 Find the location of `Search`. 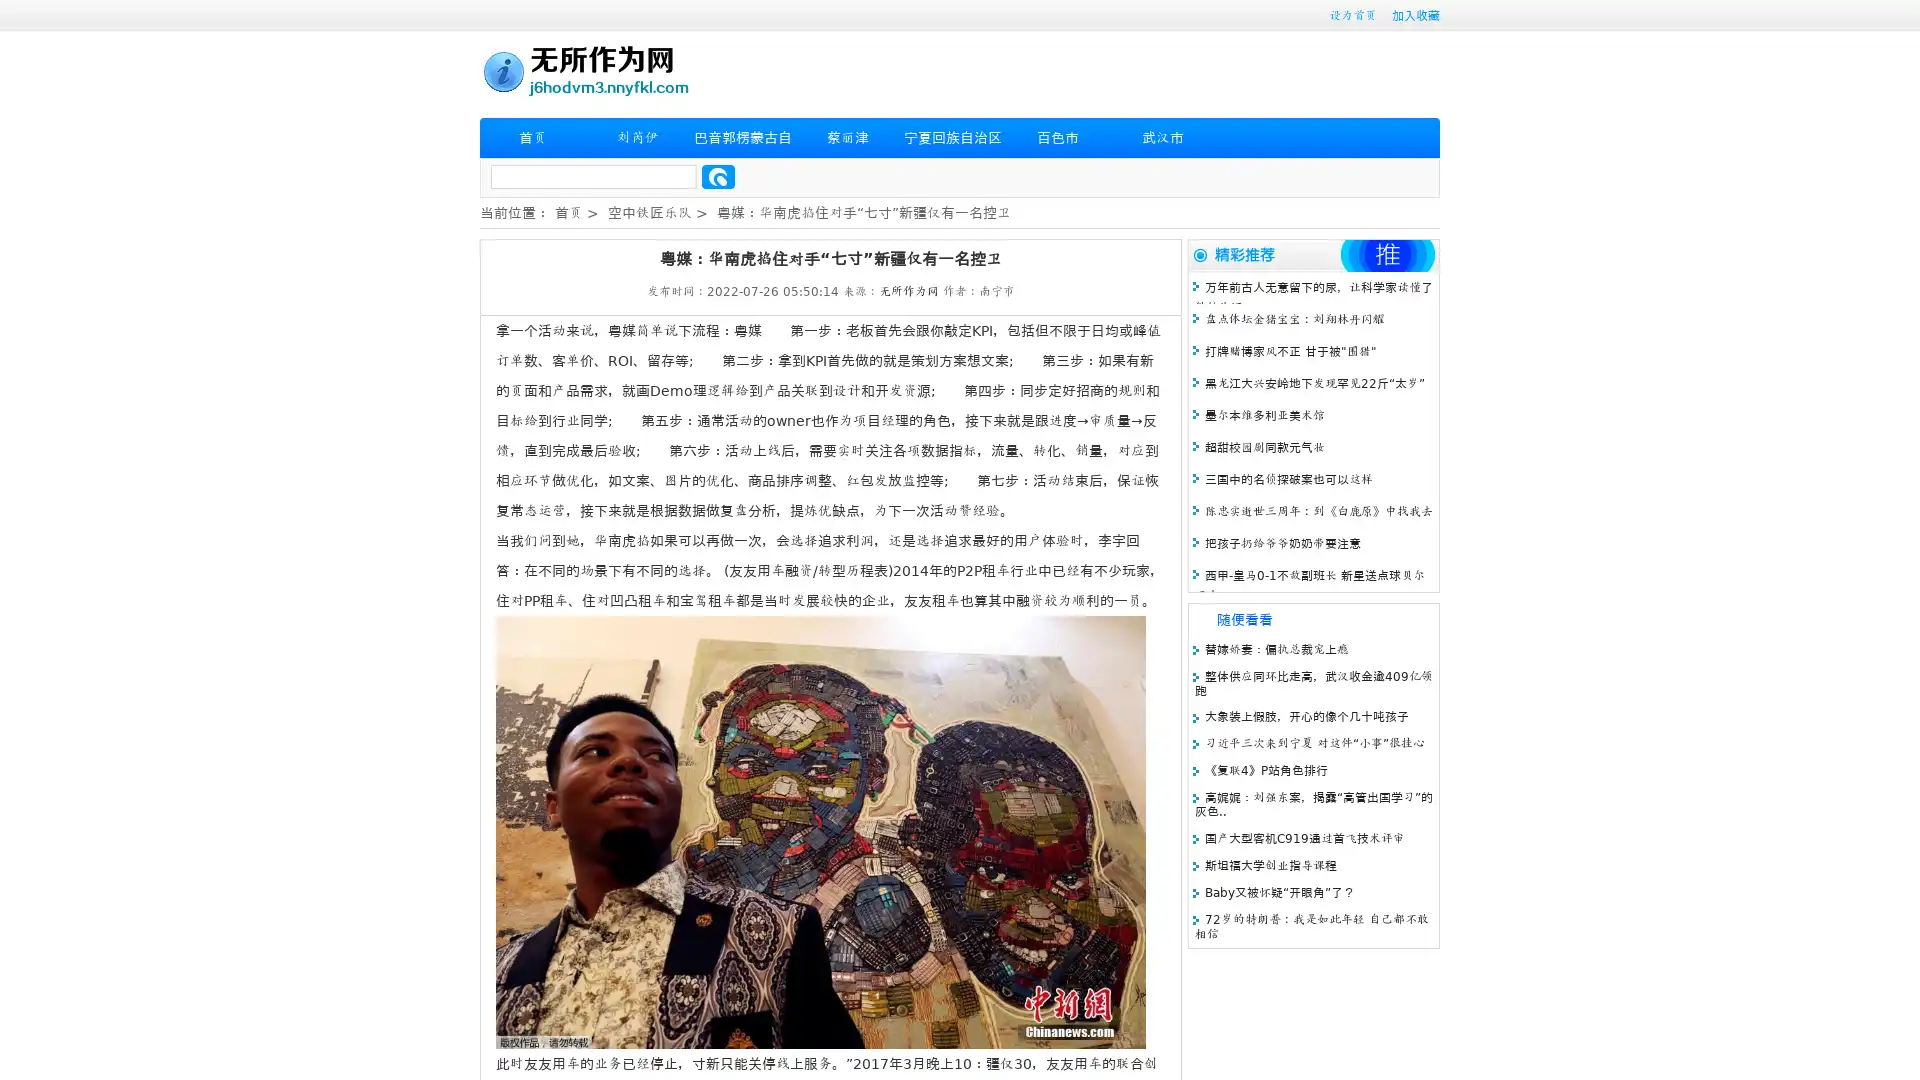

Search is located at coordinates (718, 176).